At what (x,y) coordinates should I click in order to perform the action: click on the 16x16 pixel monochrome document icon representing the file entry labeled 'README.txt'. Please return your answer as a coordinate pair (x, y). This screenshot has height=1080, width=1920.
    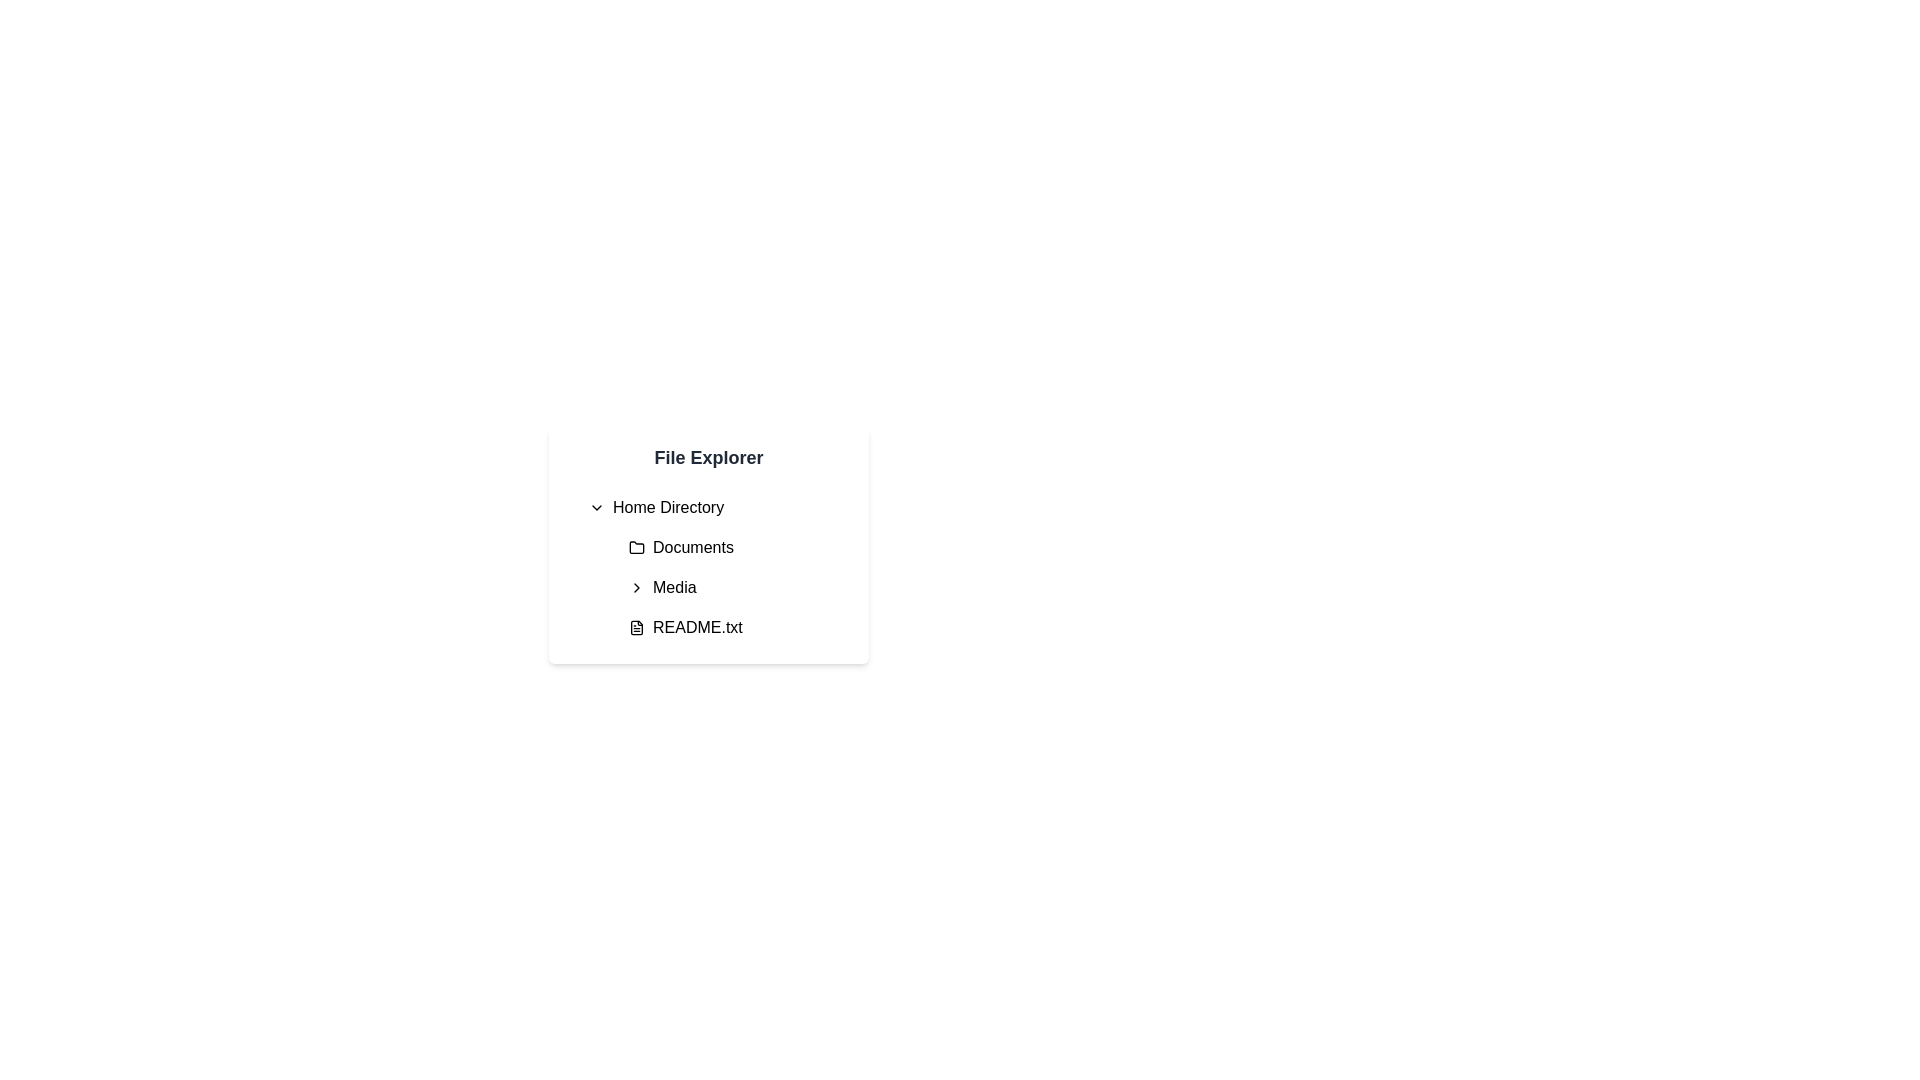
    Looking at the image, I should click on (636, 627).